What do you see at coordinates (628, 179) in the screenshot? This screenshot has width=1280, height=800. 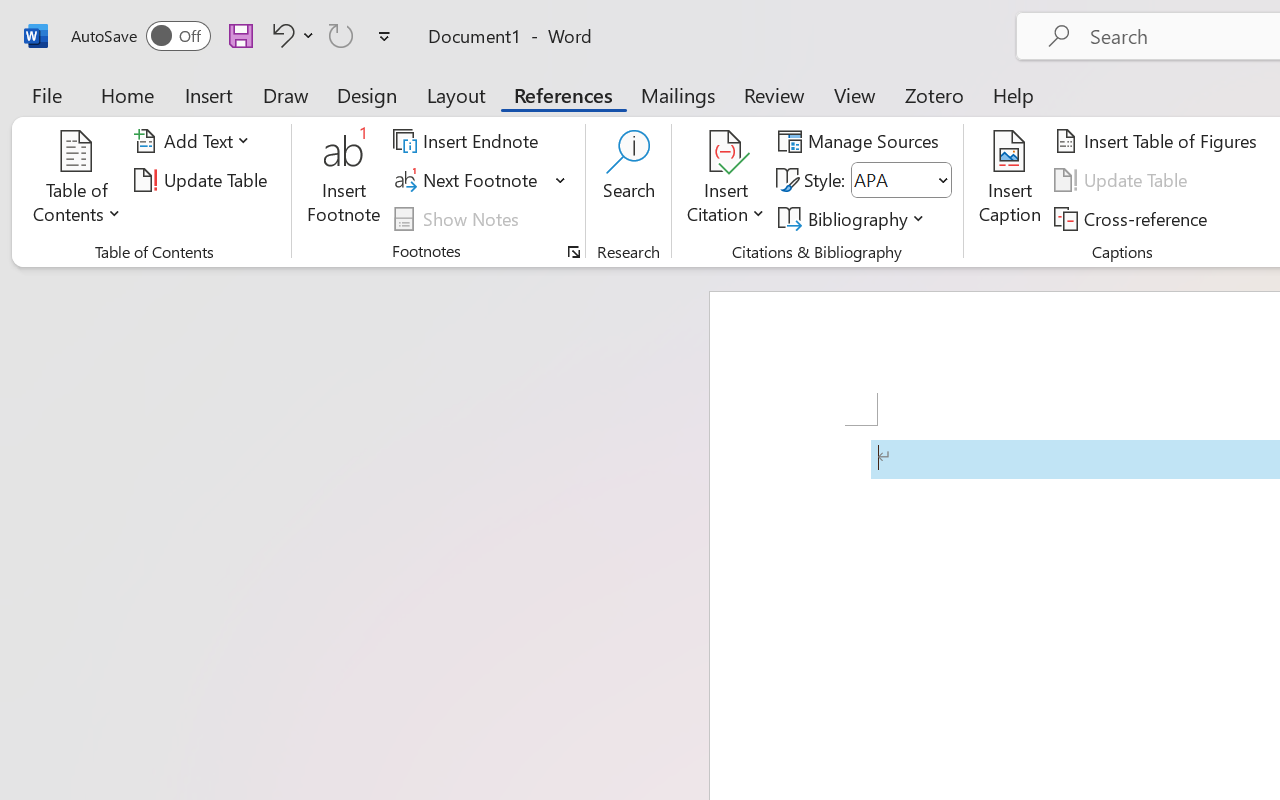 I see `'Search'` at bounding box center [628, 179].